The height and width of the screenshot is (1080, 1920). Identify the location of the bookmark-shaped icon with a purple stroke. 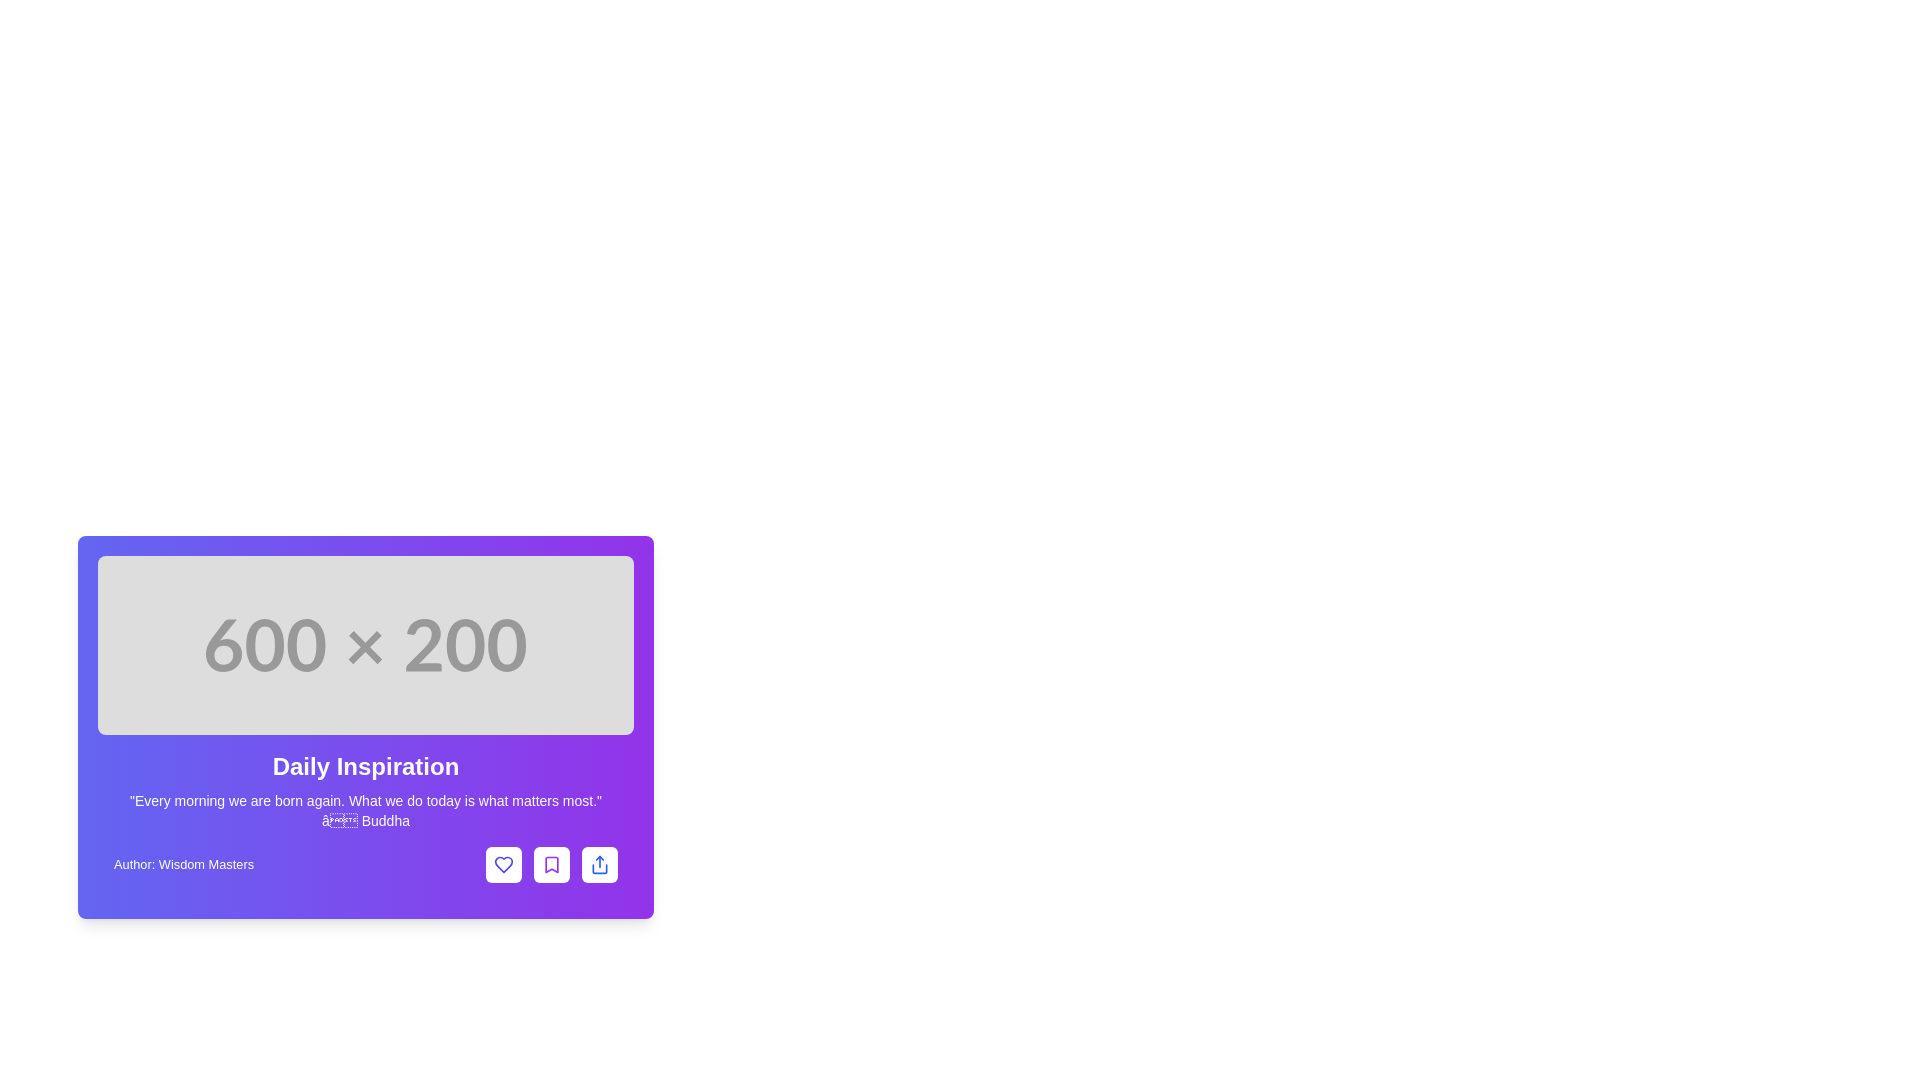
(552, 863).